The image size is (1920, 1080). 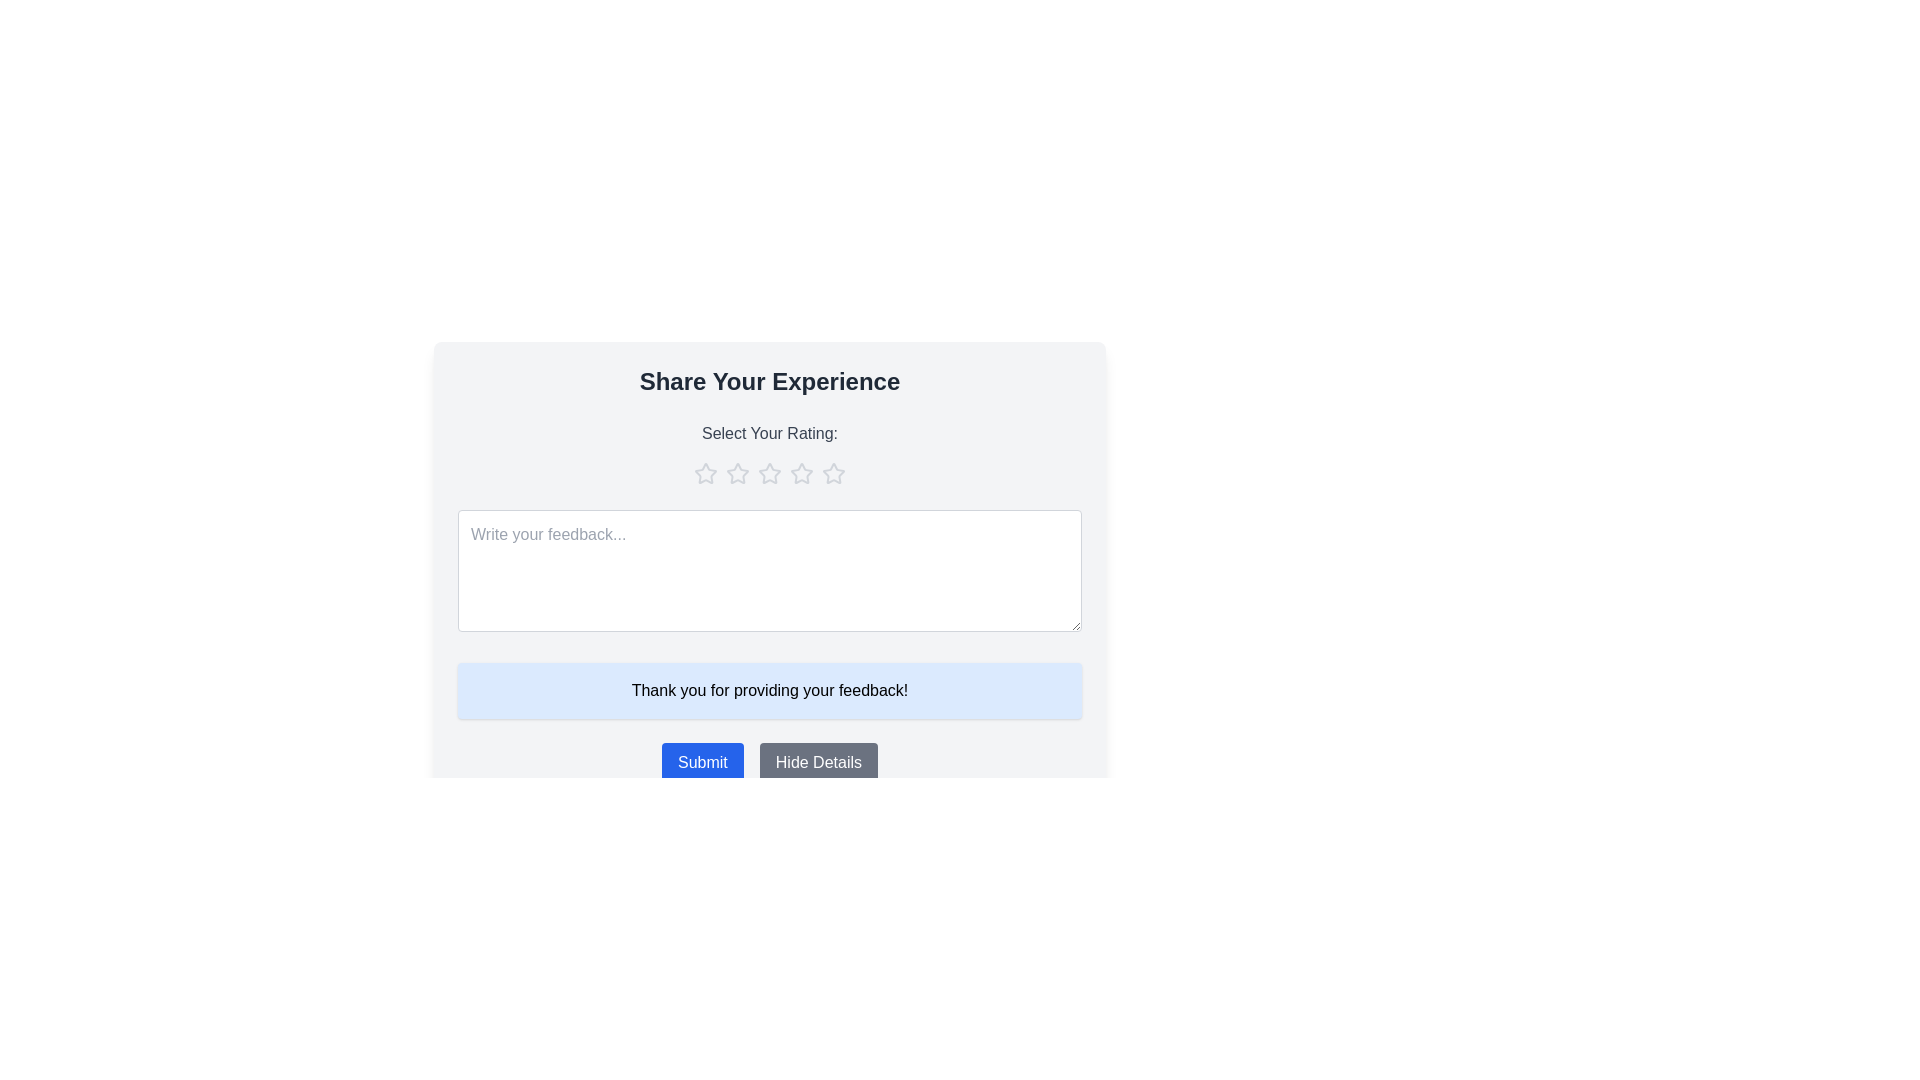 I want to click on the second star icon in the rating input mechanism, so click(x=737, y=474).